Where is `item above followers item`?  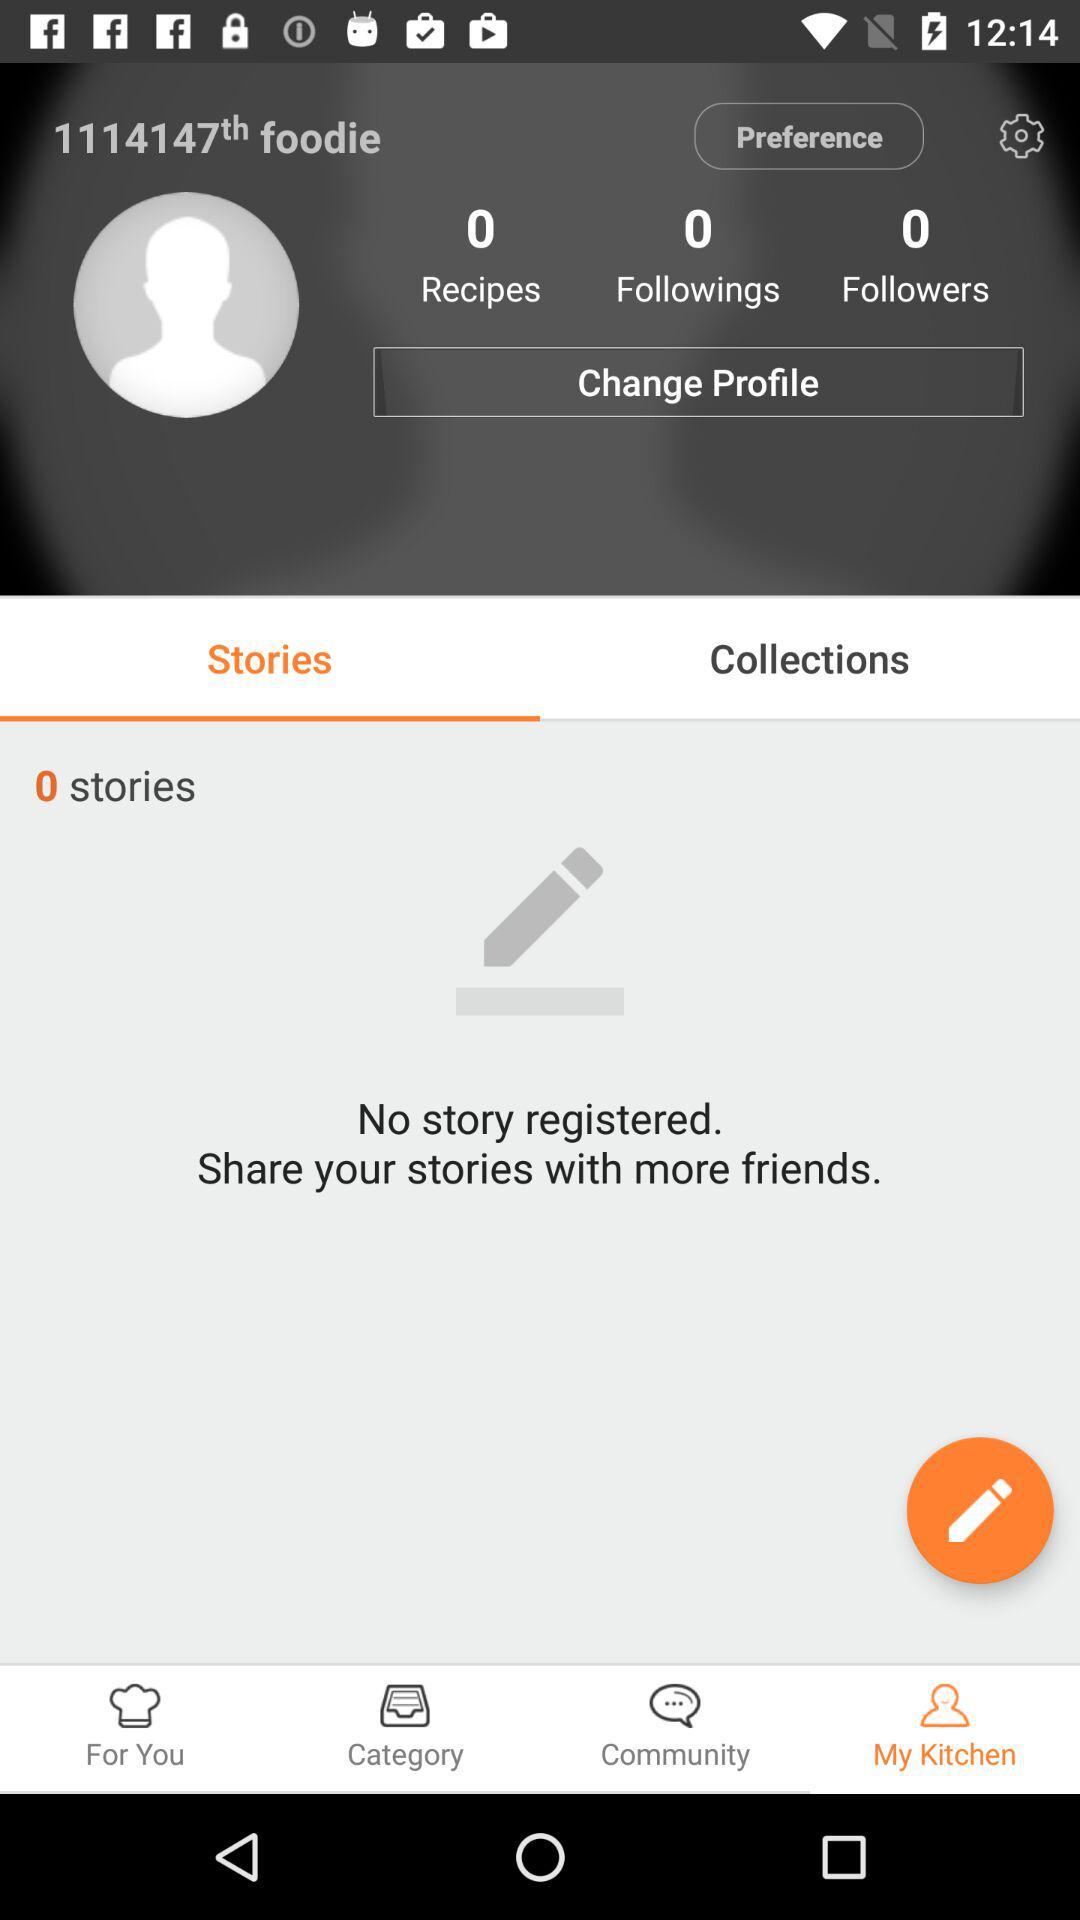
item above followers item is located at coordinates (1021, 135).